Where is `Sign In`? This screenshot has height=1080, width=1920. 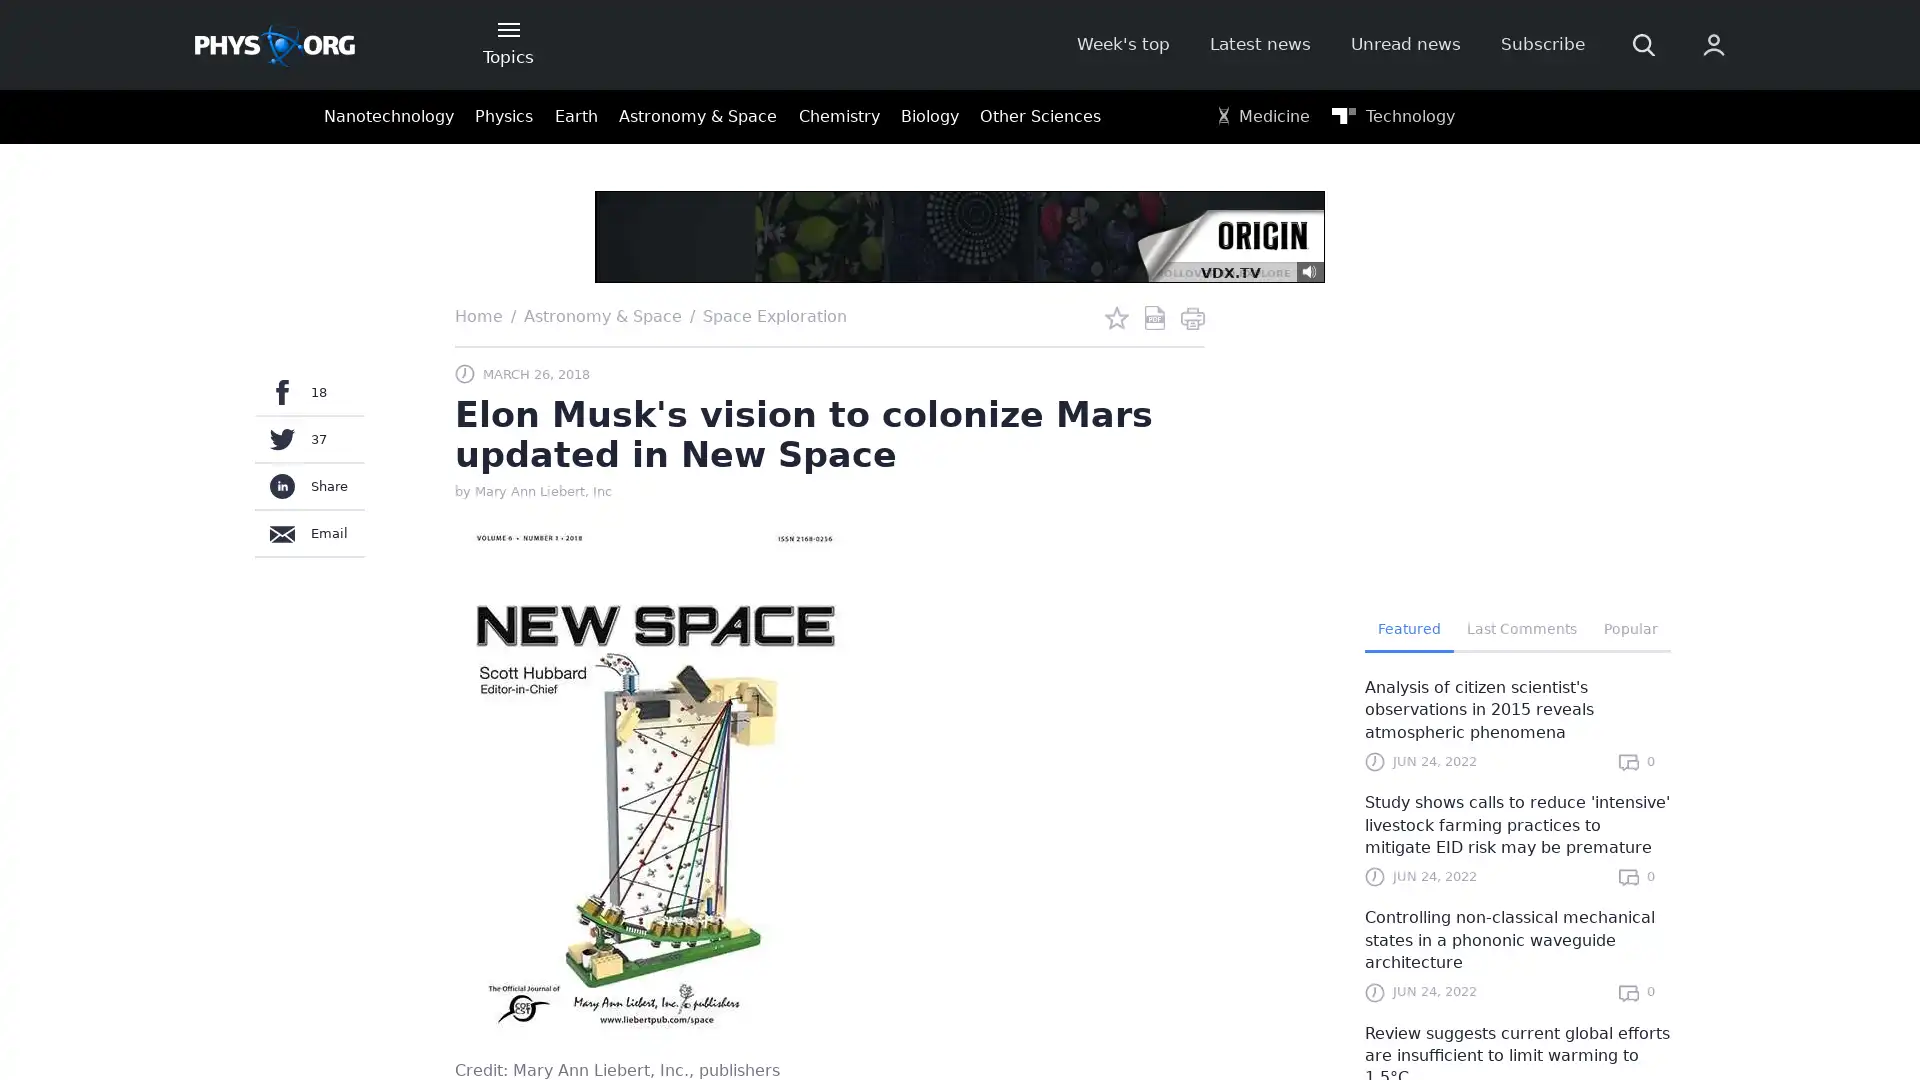 Sign In is located at coordinates (1467, 337).